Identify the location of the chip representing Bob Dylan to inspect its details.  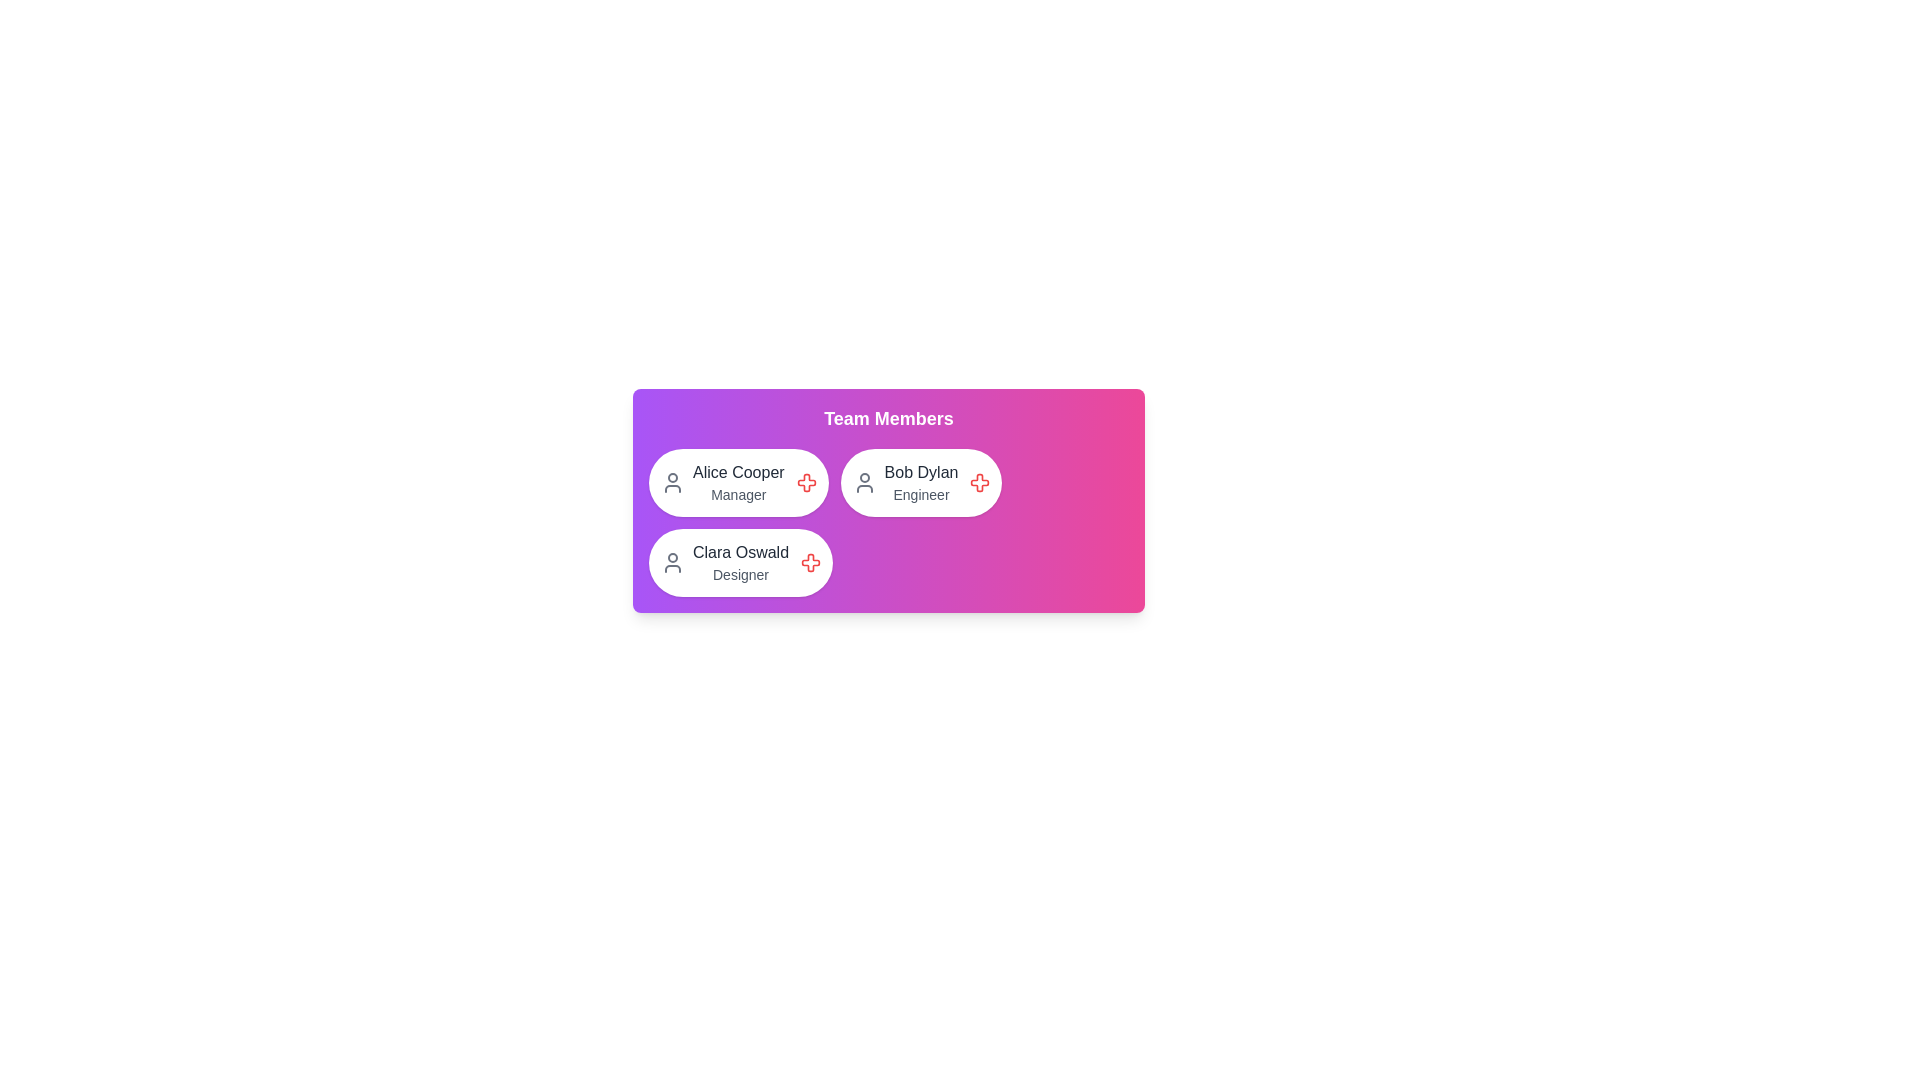
(920, 482).